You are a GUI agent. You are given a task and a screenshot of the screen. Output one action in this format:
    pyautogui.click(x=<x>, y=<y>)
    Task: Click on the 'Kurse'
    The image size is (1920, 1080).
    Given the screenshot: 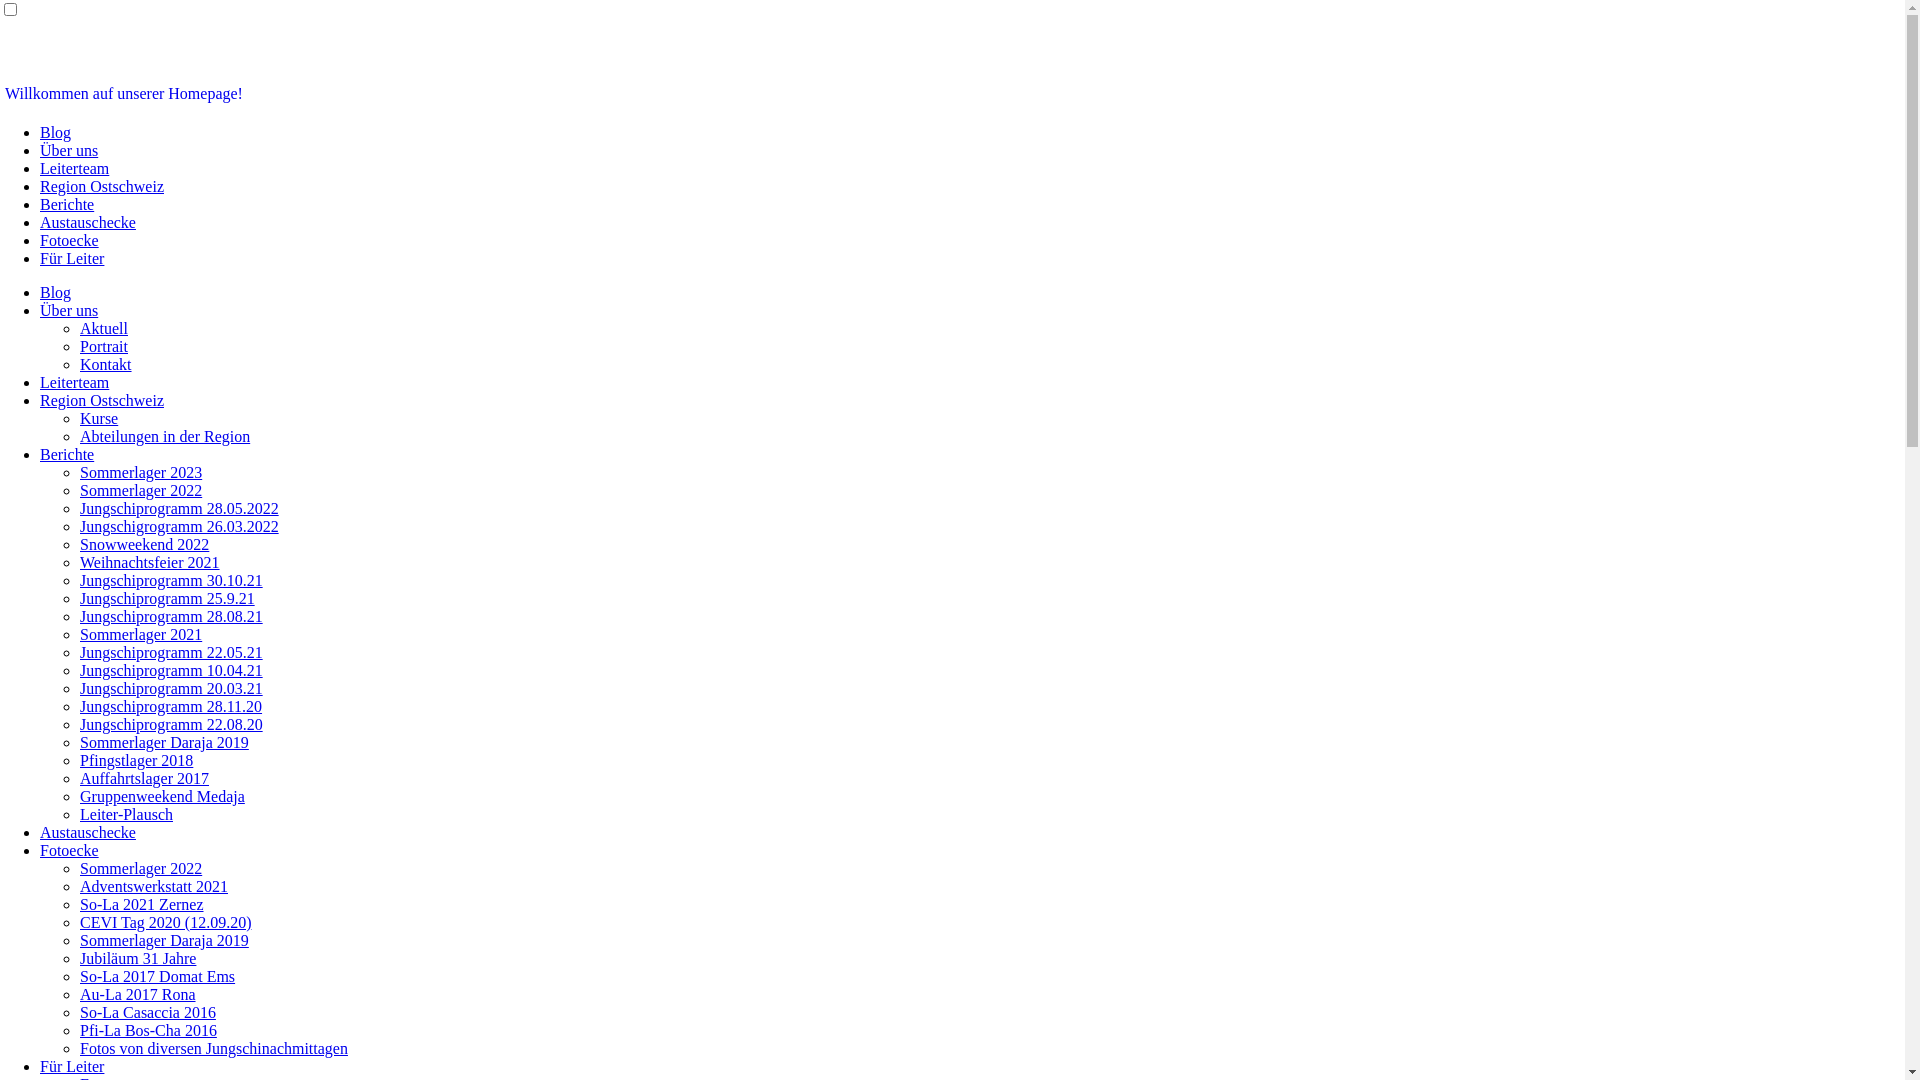 What is the action you would take?
    pyautogui.click(x=98, y=417)
    